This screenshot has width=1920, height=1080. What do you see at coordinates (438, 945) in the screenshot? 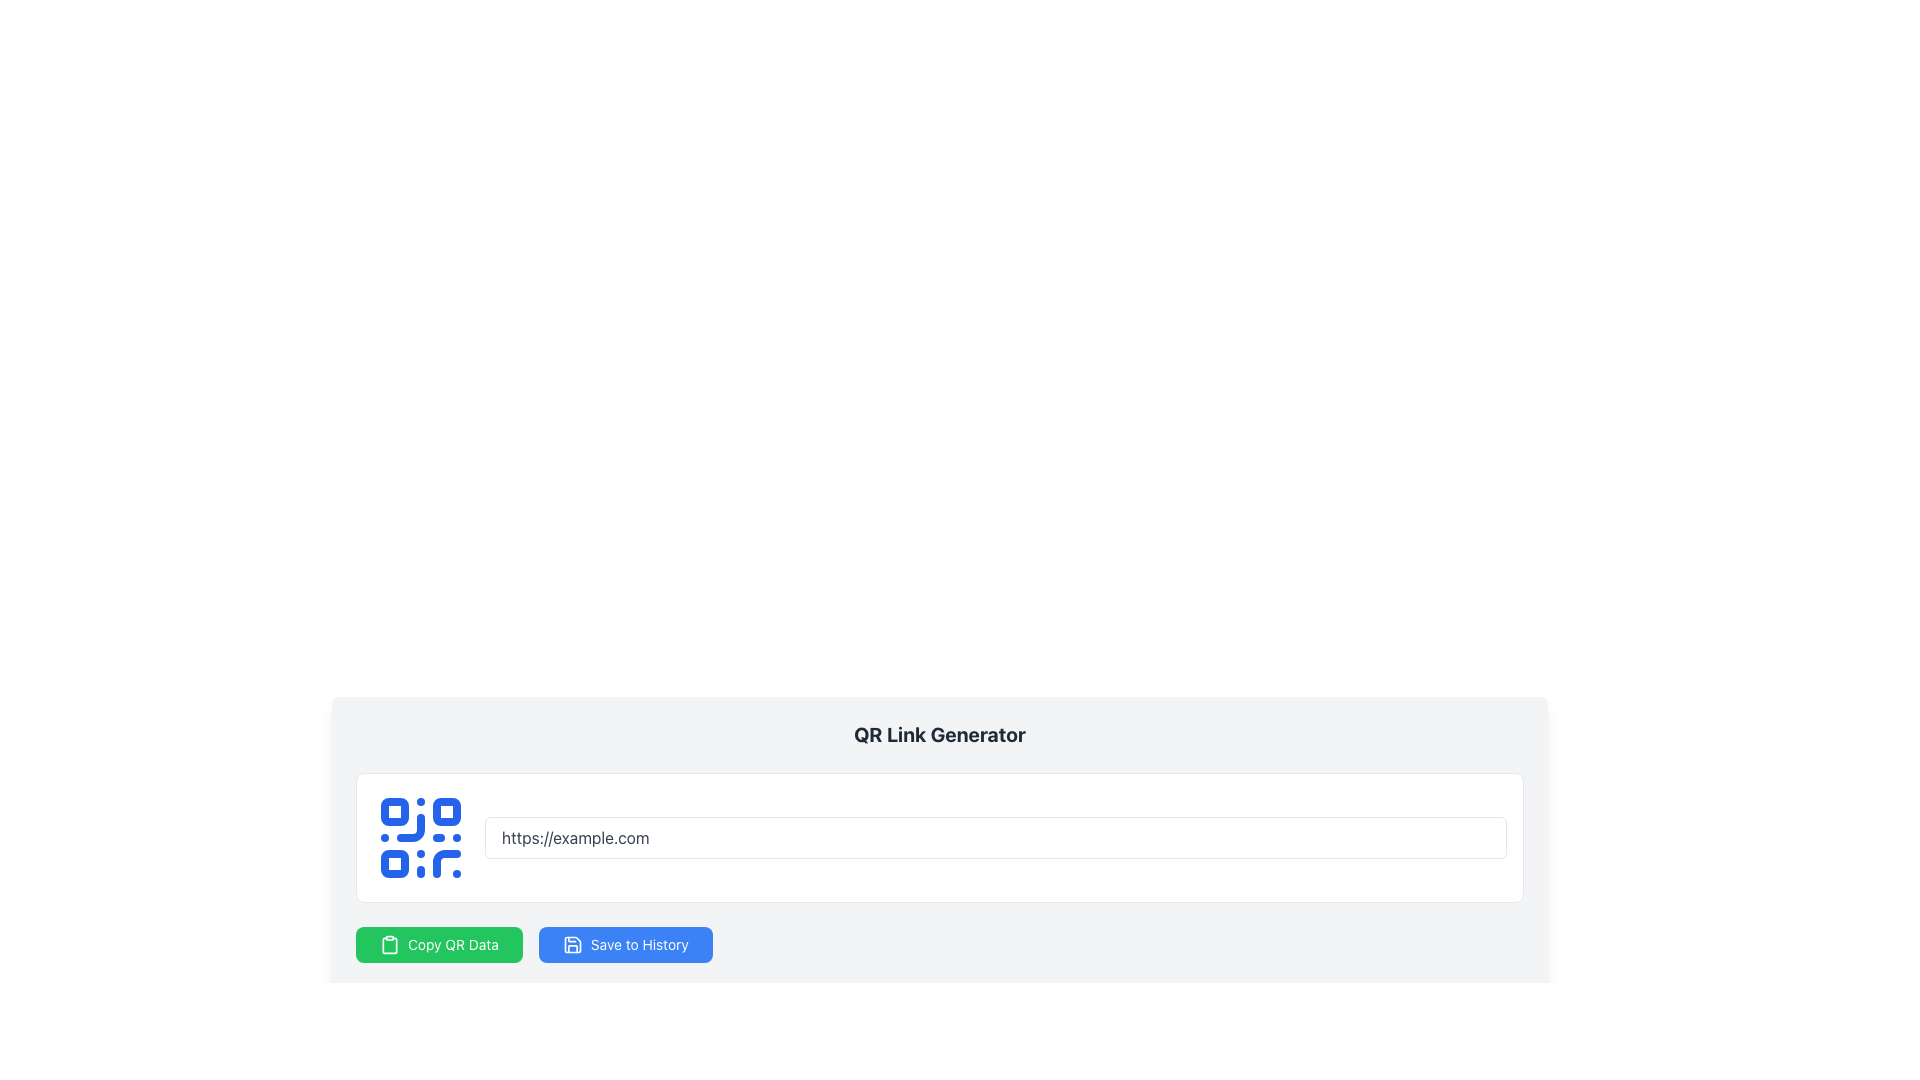
I see `the green button labeled 'Copy QR Data' with a clipboard icon to copy the displayed QR code data` at bounding box center [438, 945].